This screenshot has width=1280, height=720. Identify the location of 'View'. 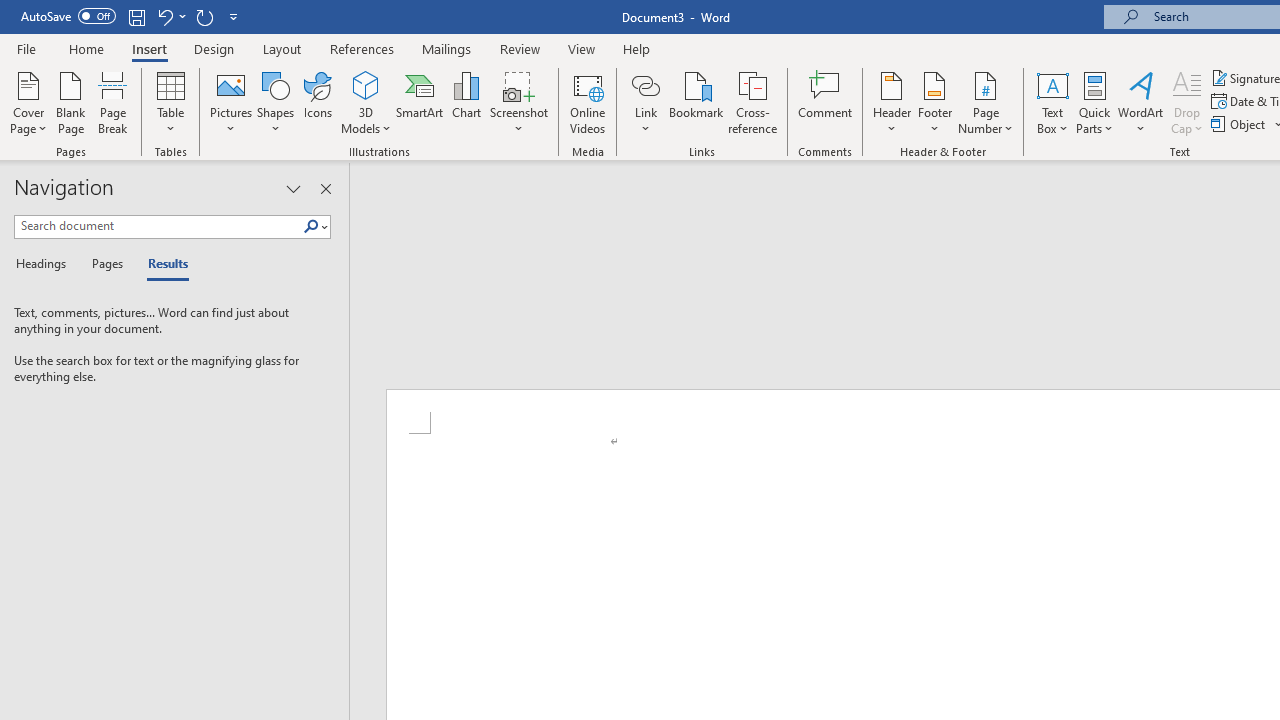
(581, 48).